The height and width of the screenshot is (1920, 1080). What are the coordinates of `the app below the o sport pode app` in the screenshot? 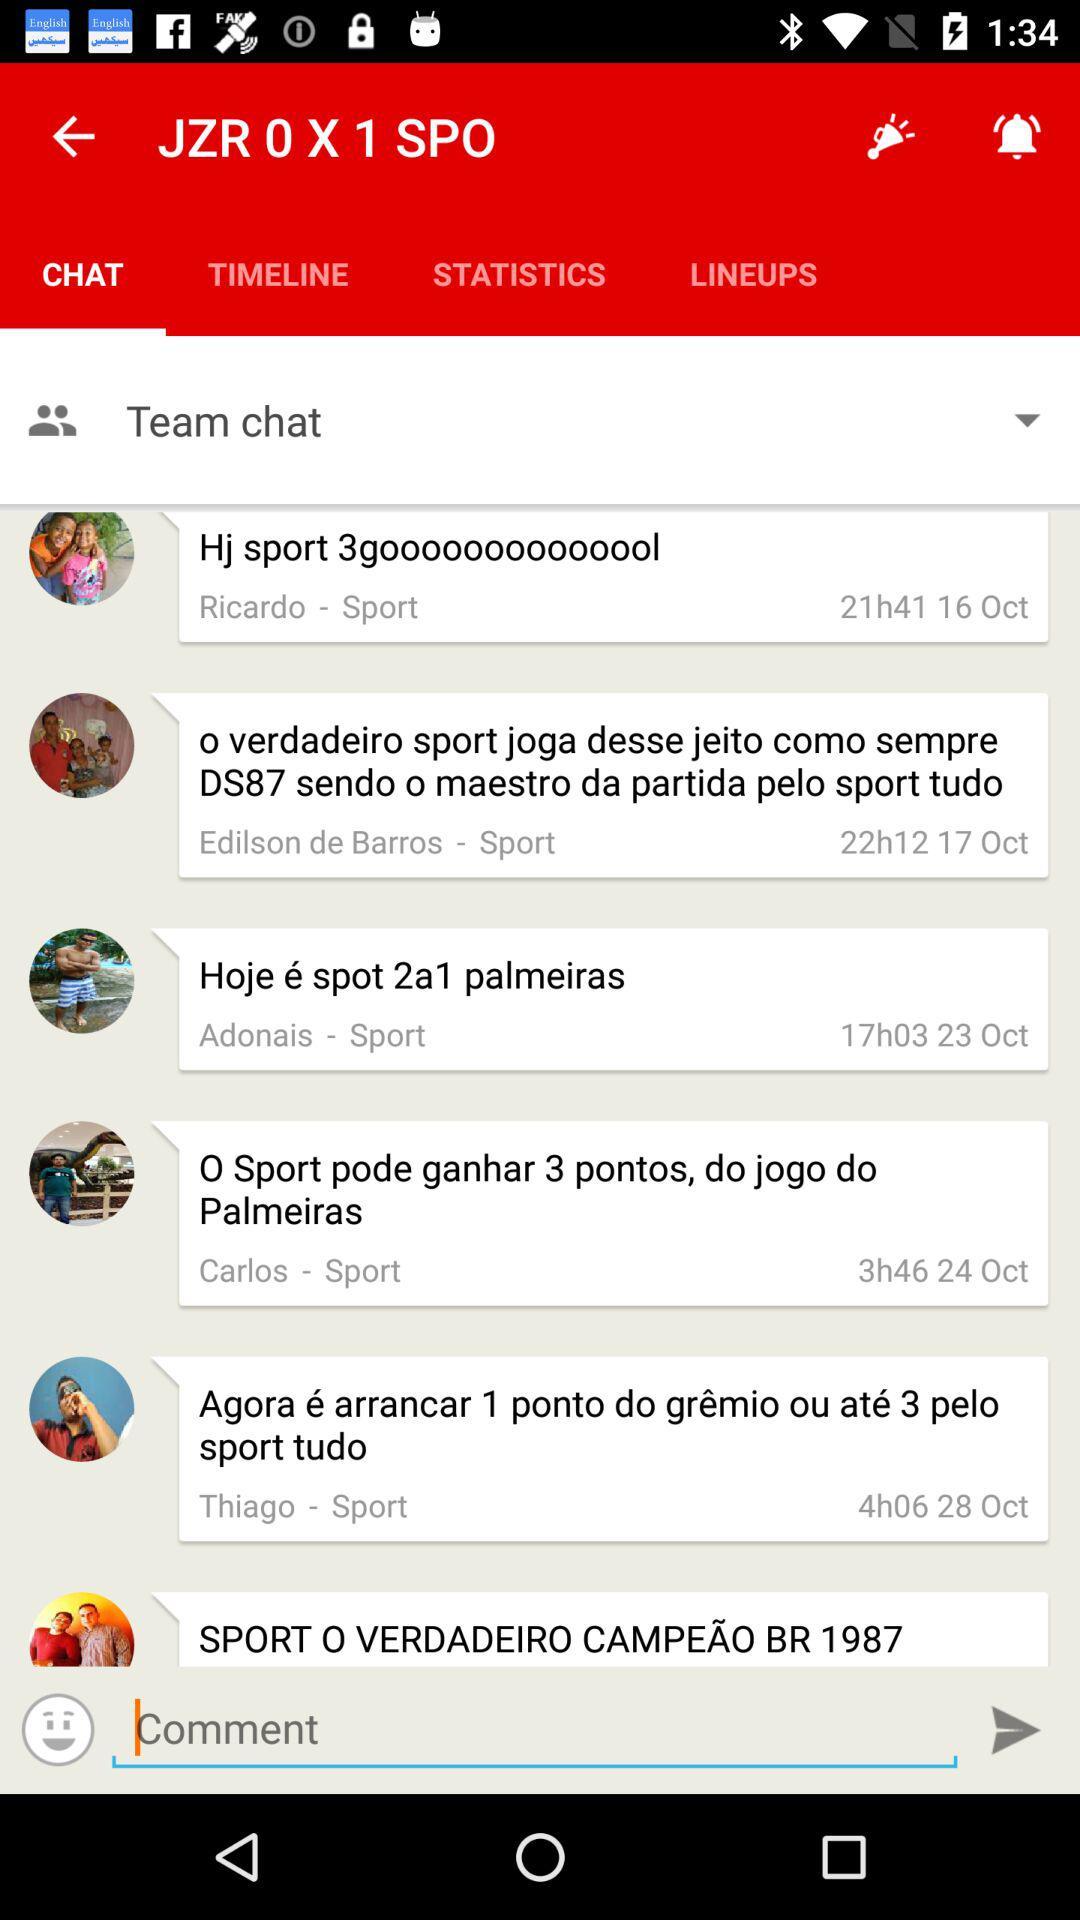 It's located at (306, 1268).